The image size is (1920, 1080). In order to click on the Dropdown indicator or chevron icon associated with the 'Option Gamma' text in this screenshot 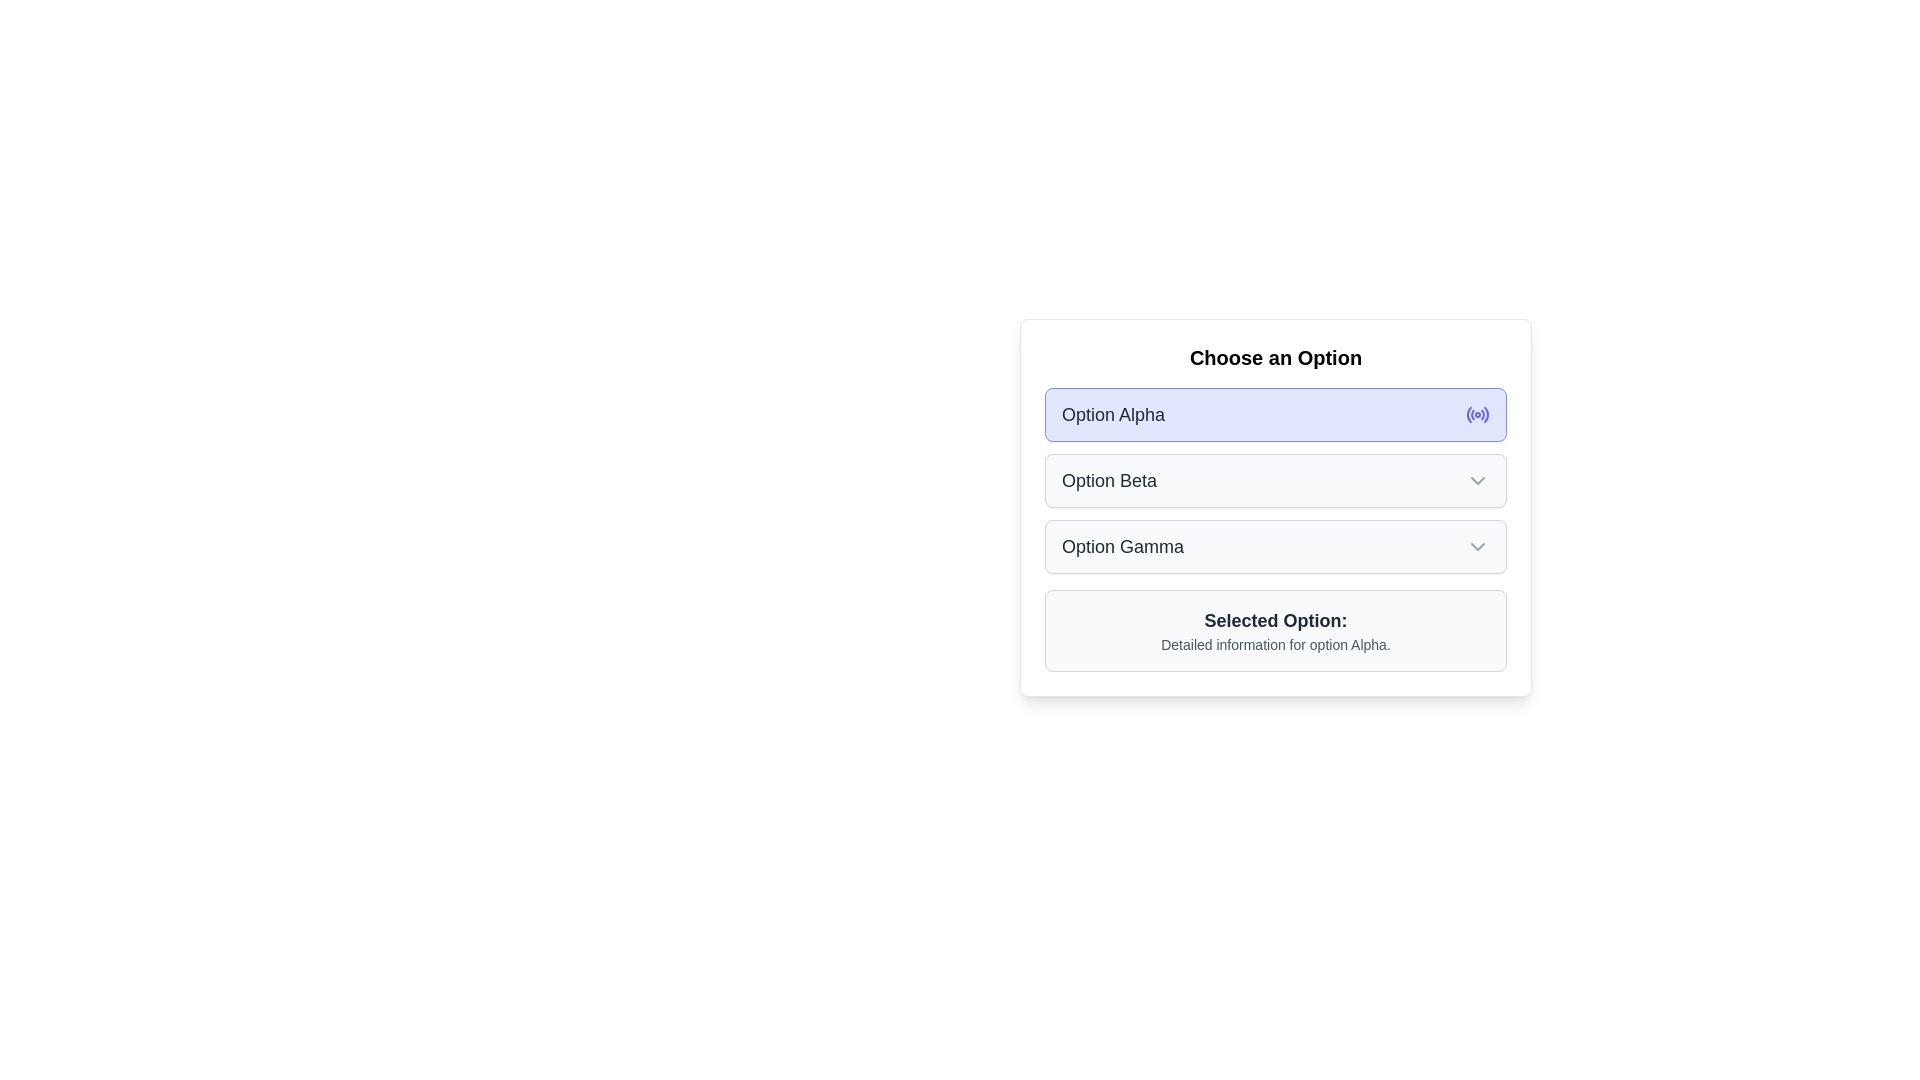, I will do `click(1478, 547)`.